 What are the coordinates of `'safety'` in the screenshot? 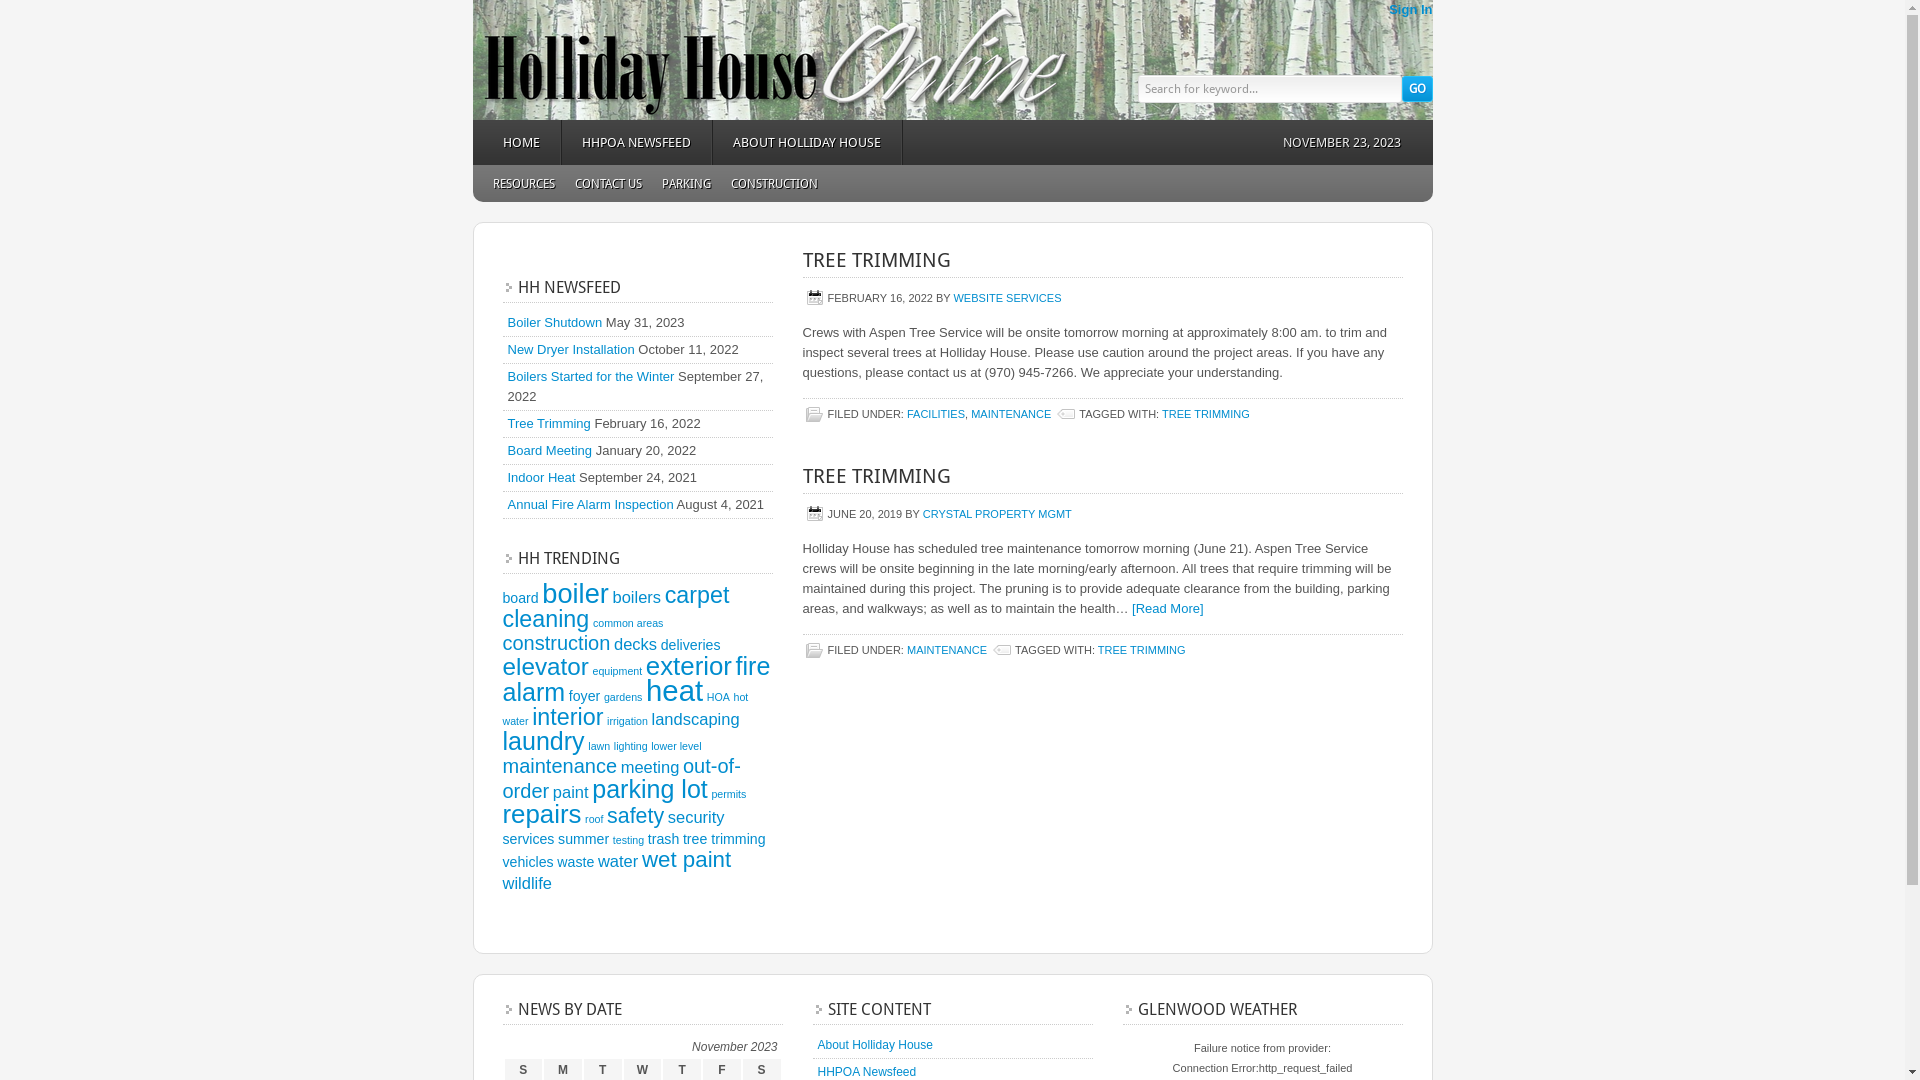 It's located at (634, 816).